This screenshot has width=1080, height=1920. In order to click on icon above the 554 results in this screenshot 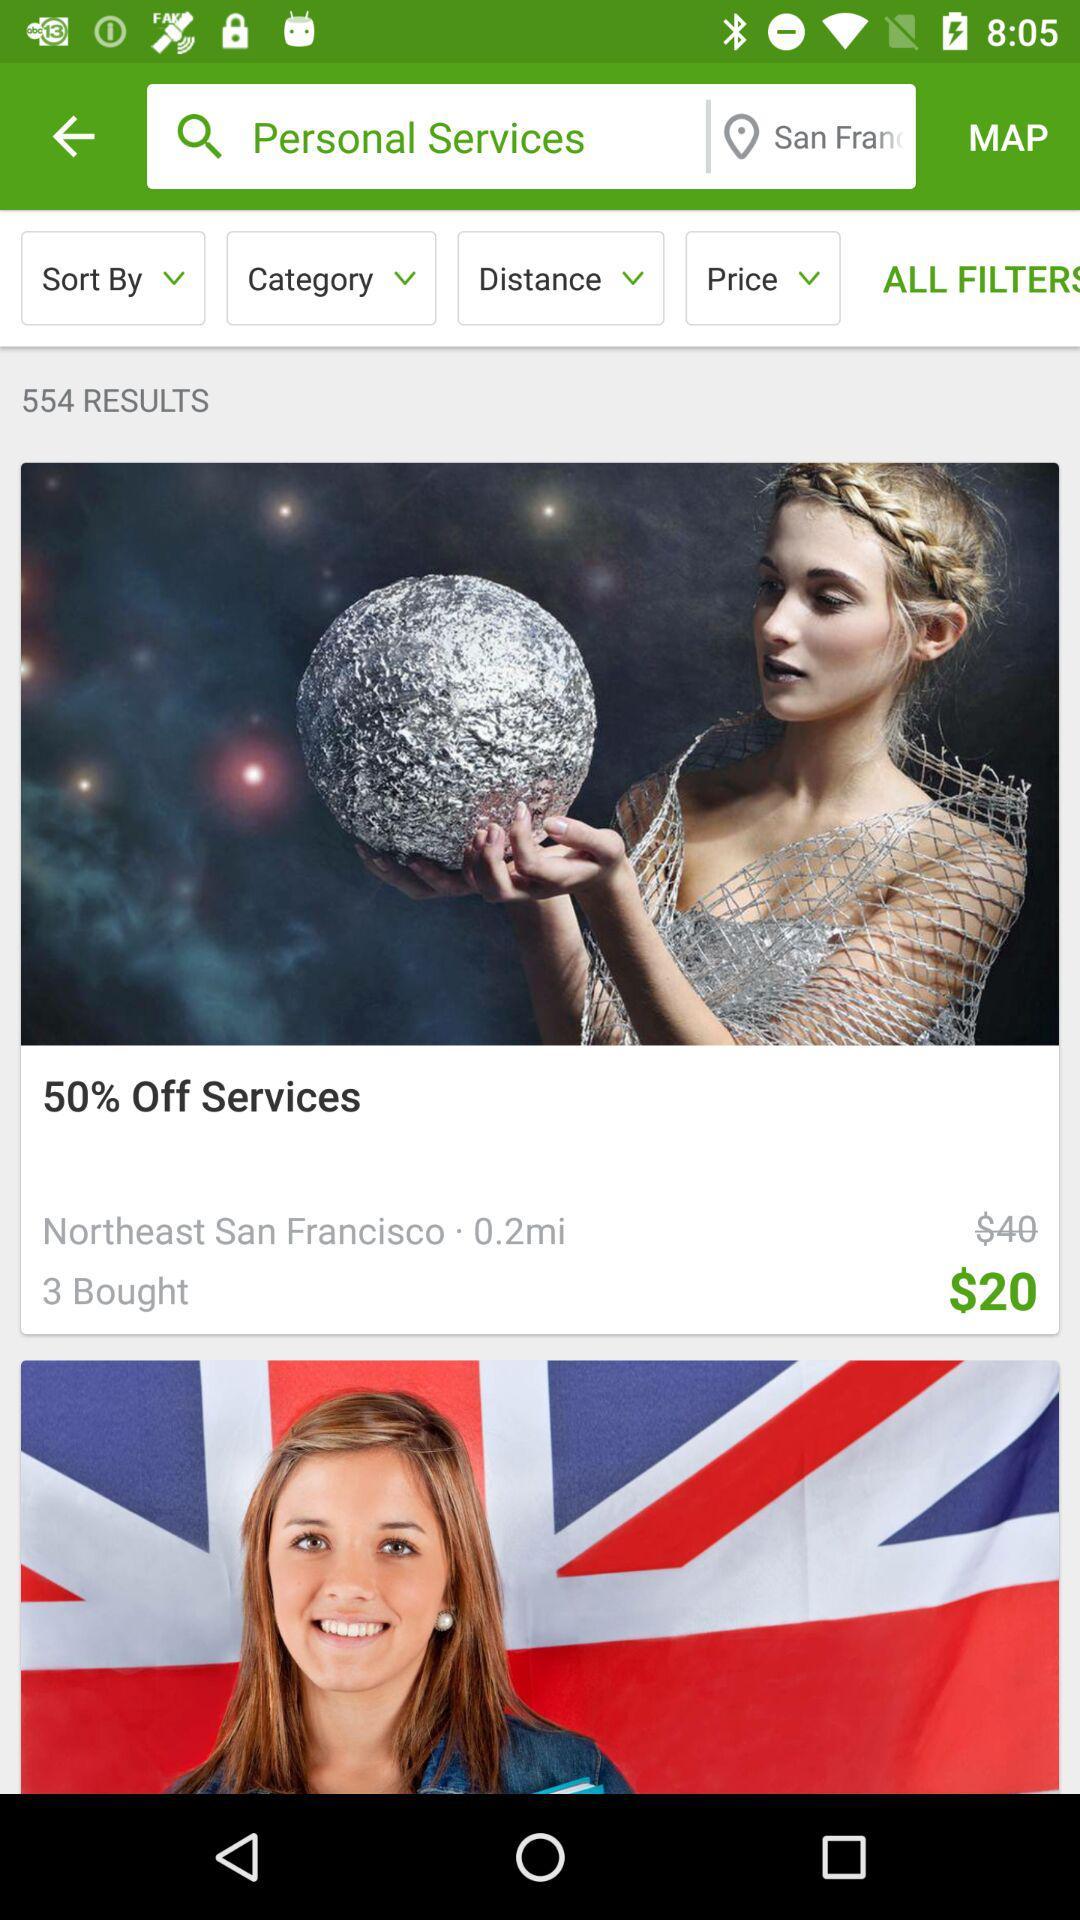, I will do `click(330, 277)`.